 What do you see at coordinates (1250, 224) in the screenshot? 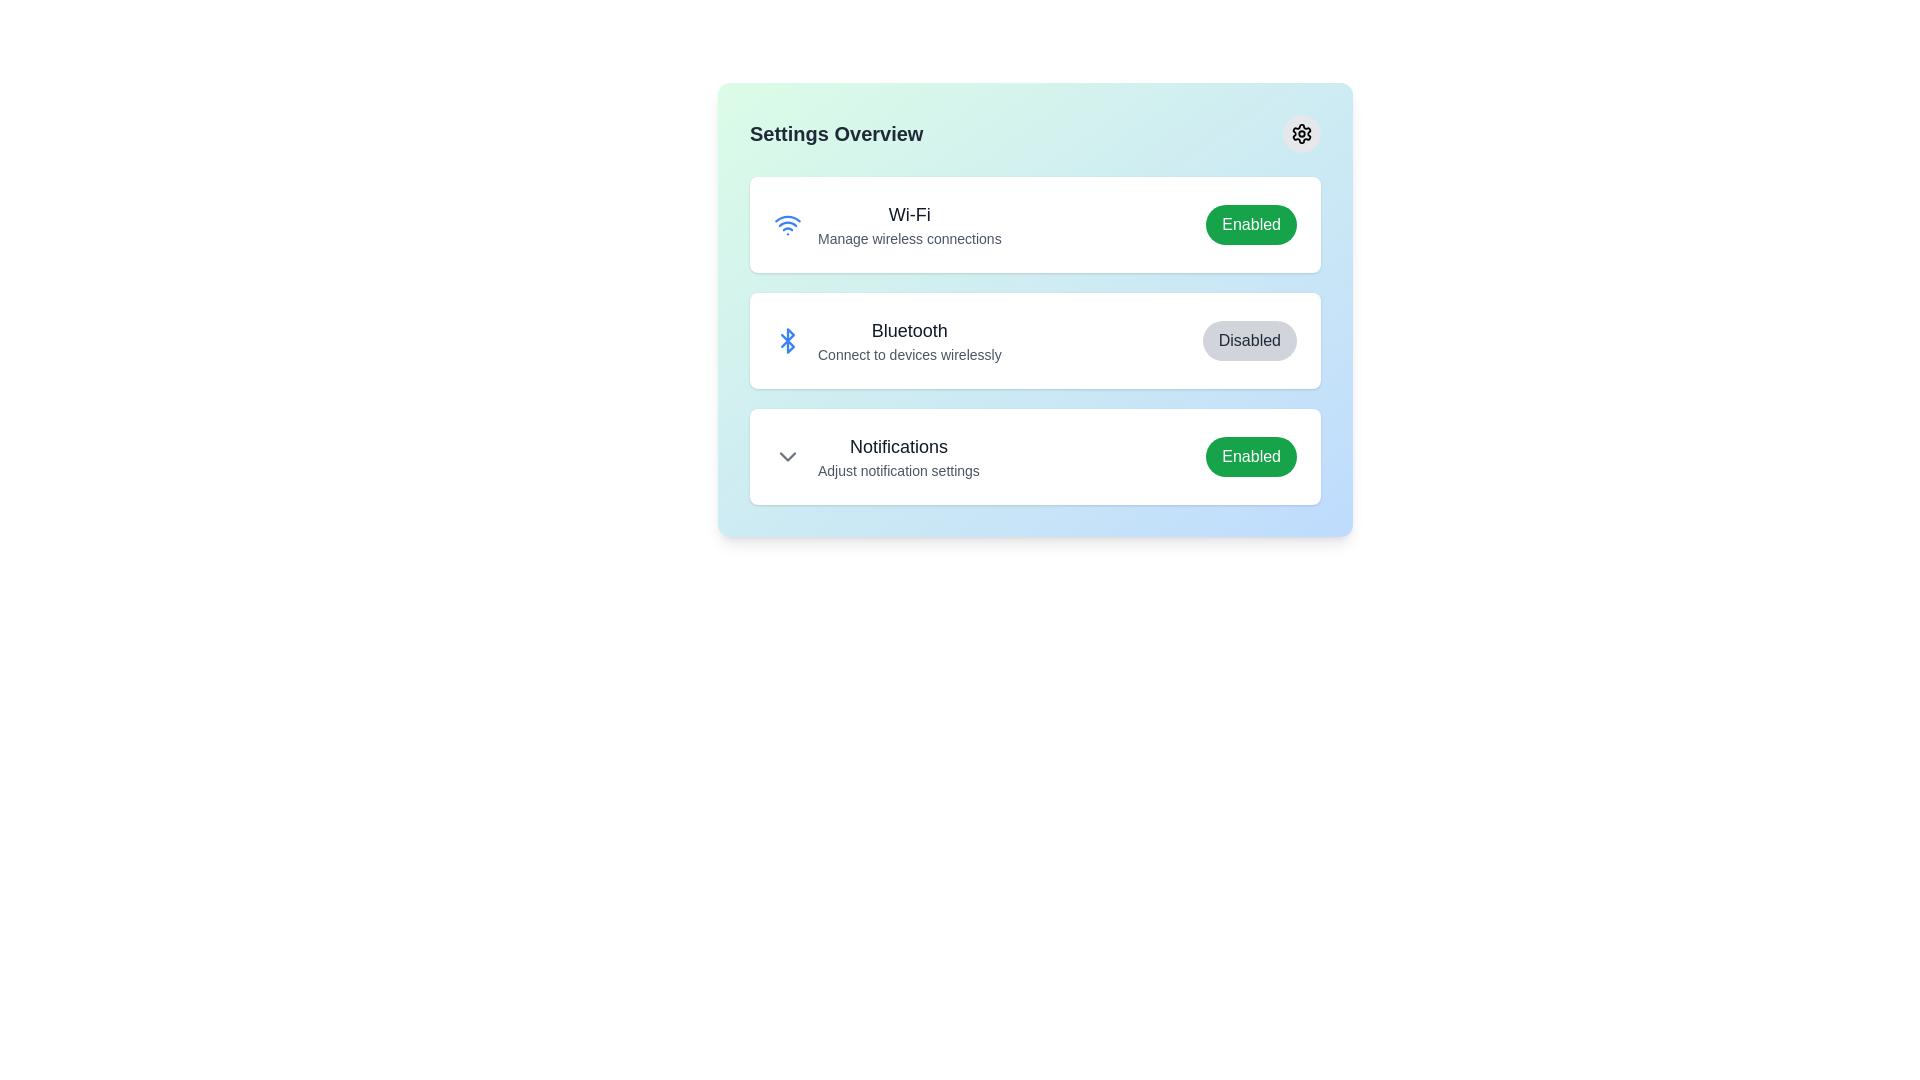
I see `the button labeled Wi-Fi to reveal its hover effect` at bounding box center [1250, 224].